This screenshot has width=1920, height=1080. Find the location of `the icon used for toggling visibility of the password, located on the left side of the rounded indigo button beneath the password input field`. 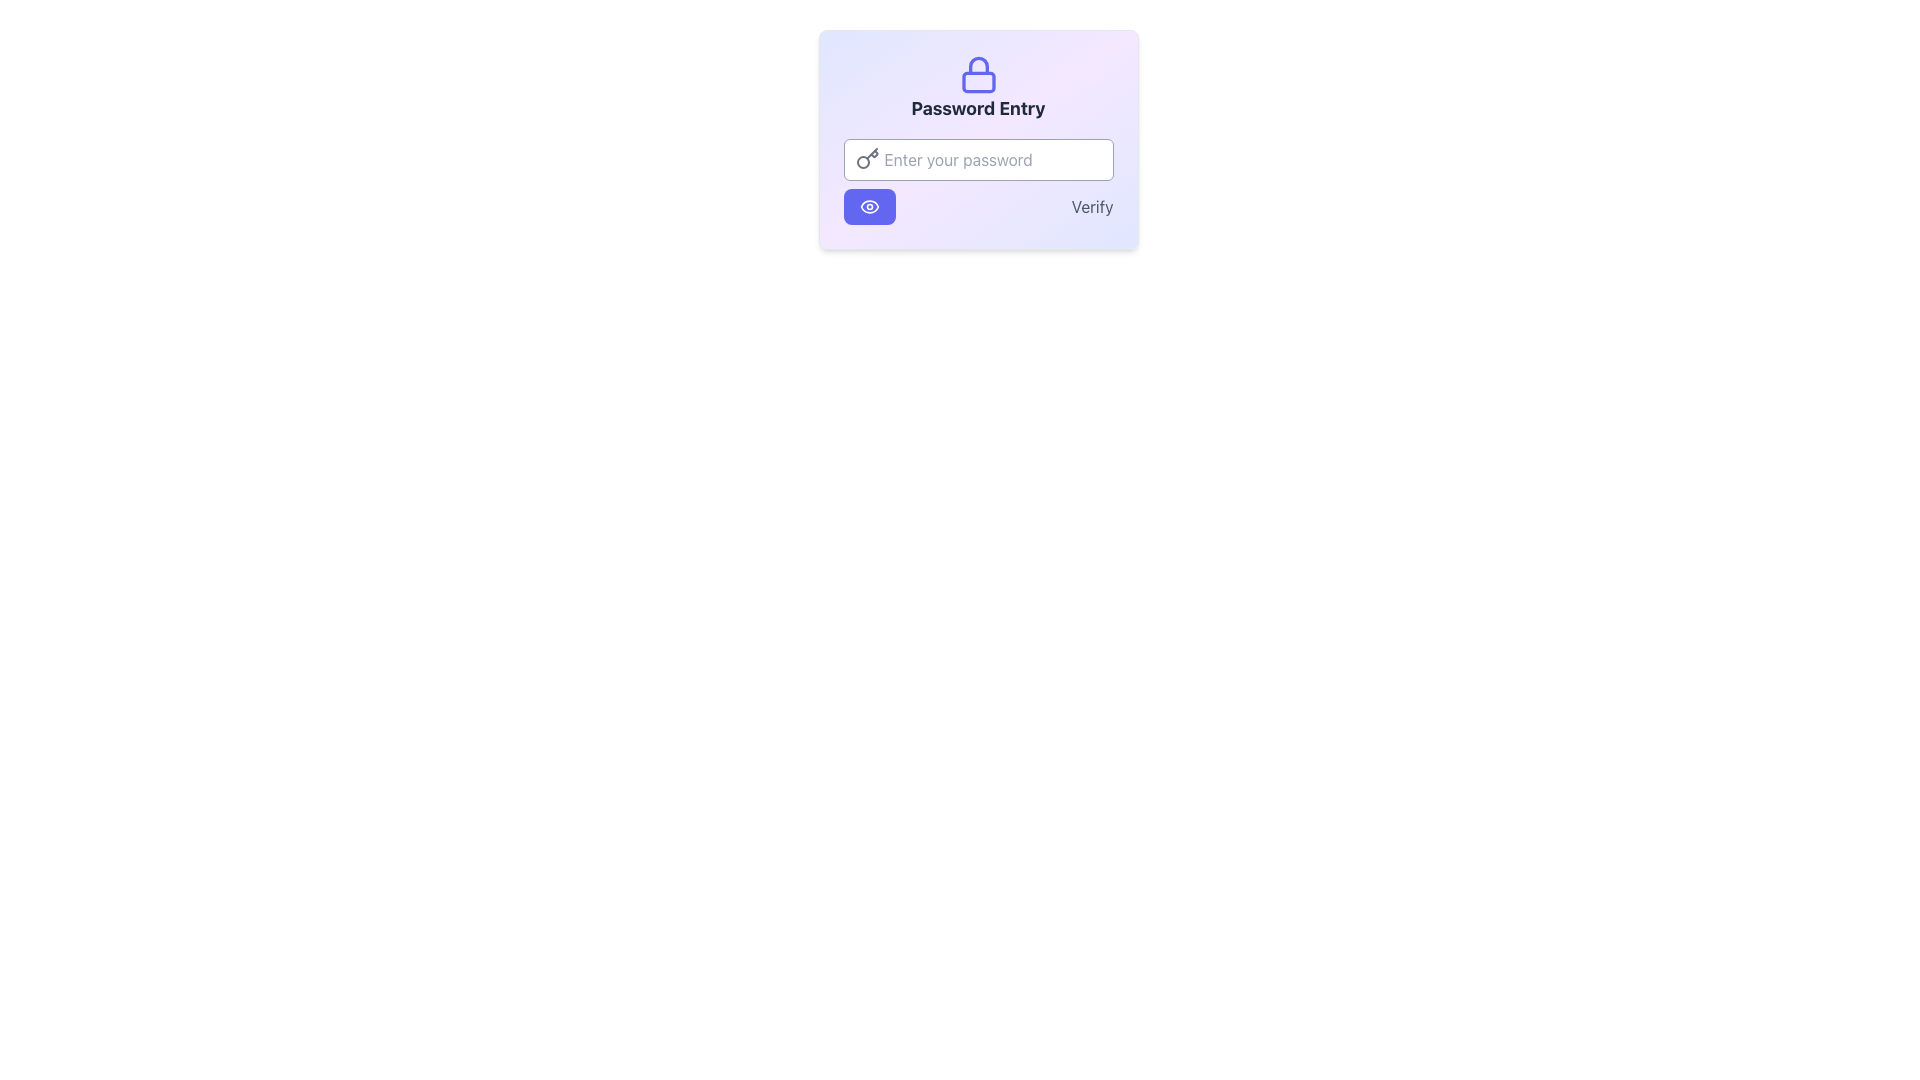

the icon used for toggling visibility of the password, located on the left side of the rounded indigo button beneath the password input field is located at coordinates (869, 207).